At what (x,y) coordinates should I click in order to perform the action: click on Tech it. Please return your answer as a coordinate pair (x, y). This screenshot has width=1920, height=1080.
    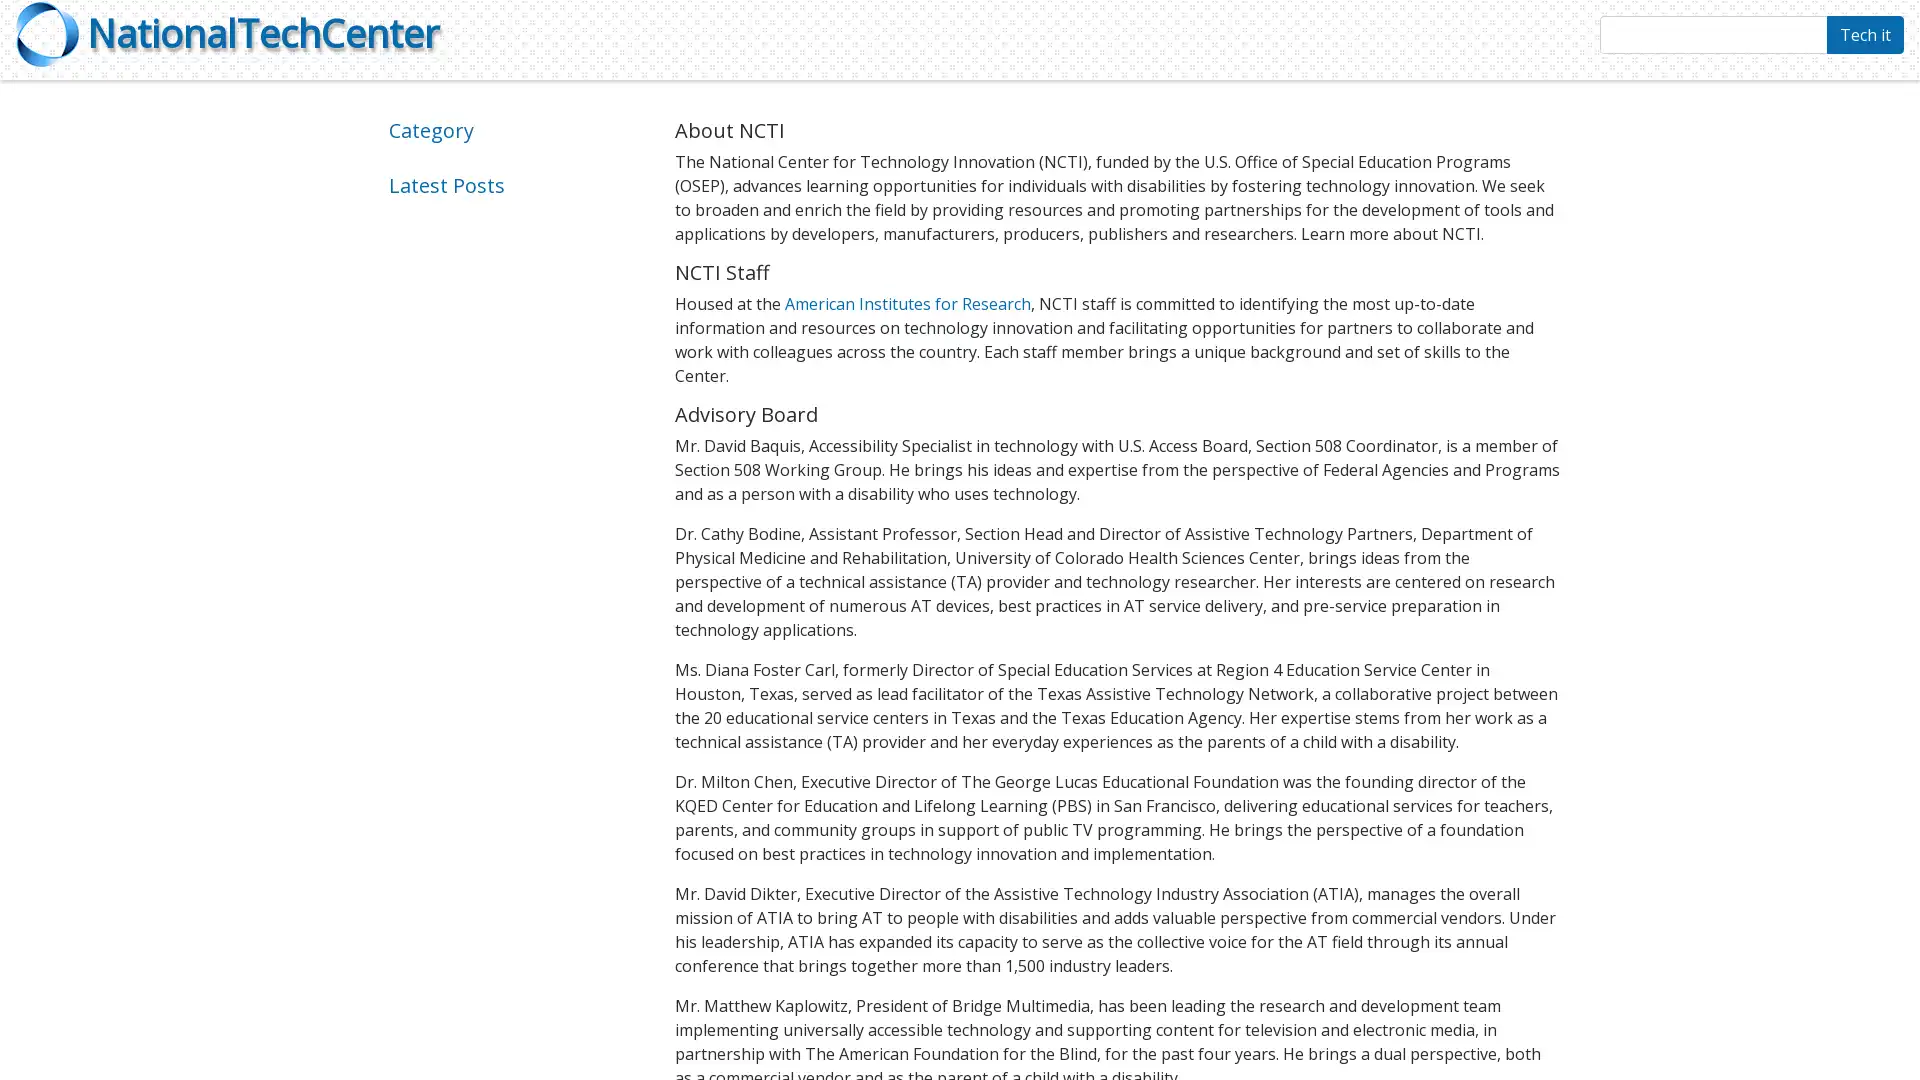
    Looking at the image, I should click on (1864, 34).